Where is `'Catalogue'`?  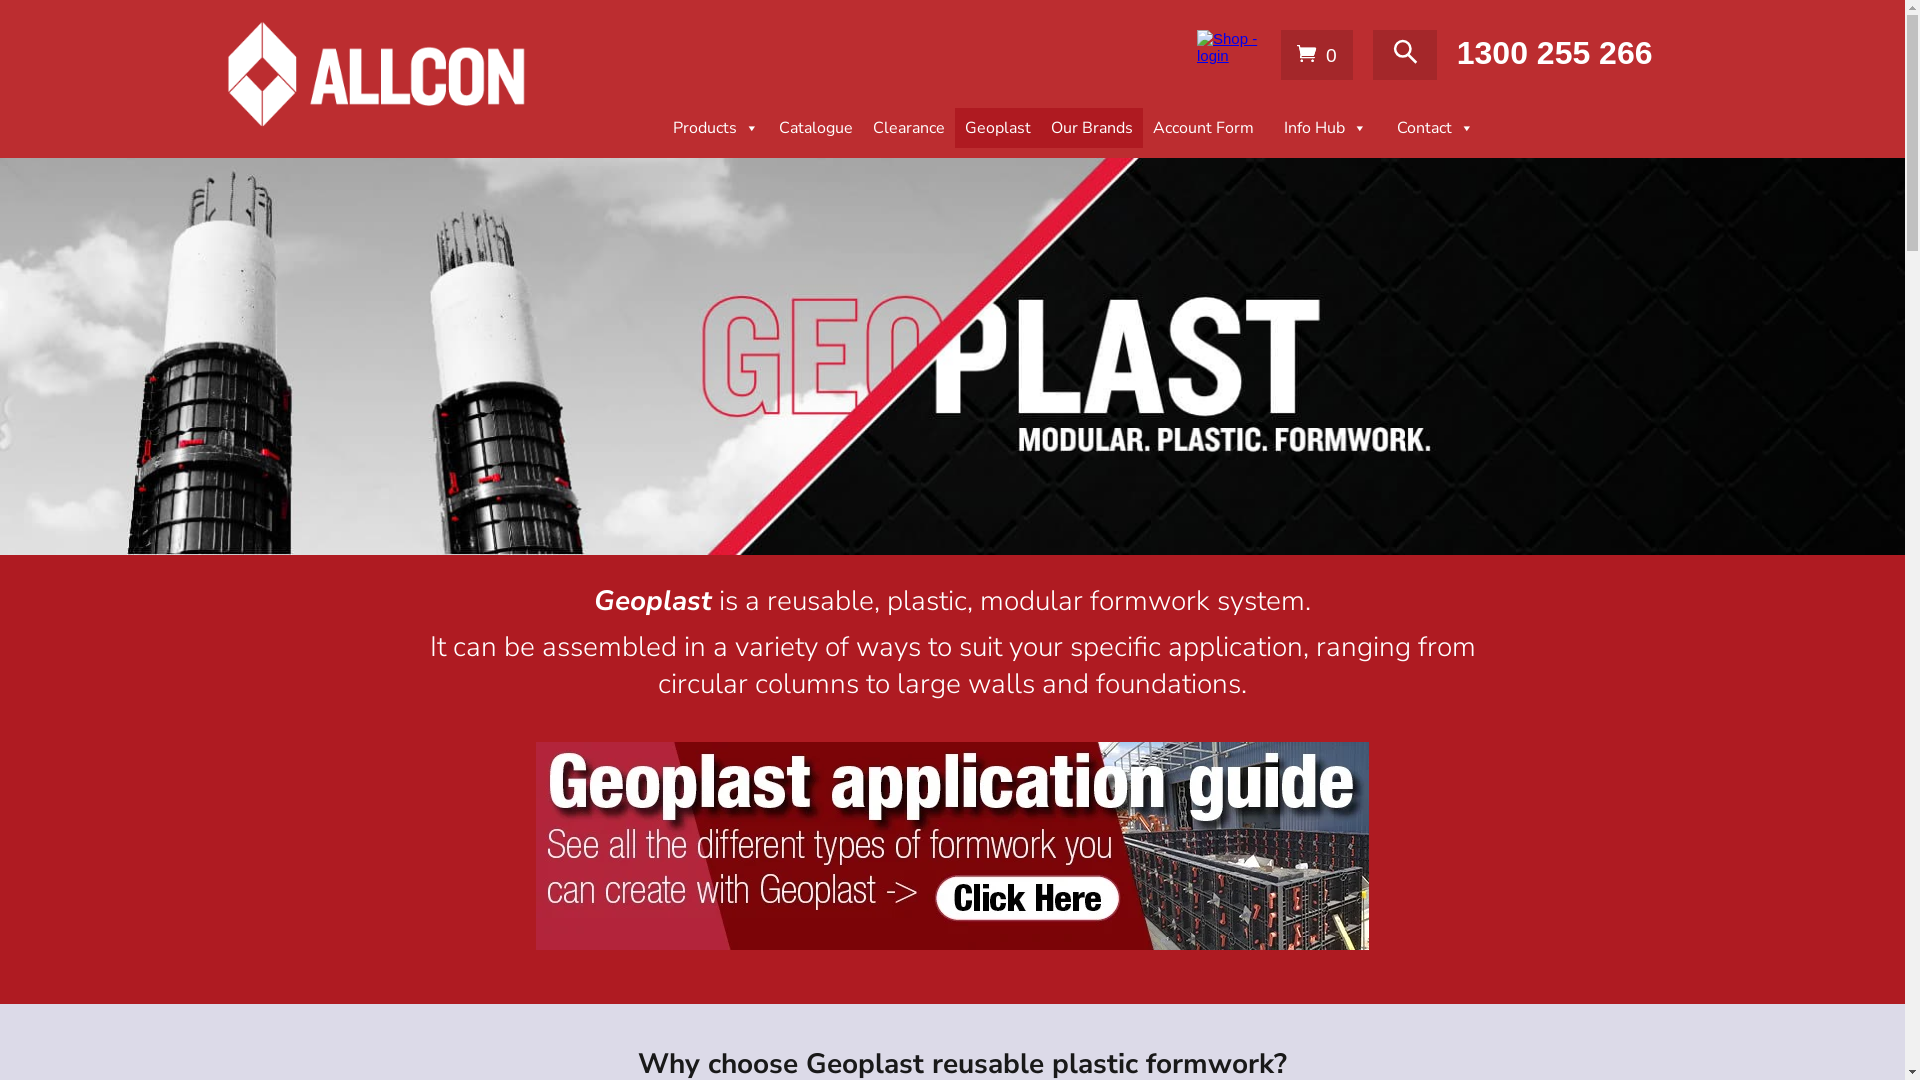
'Catalogue' is located at coordinates (815, 127).